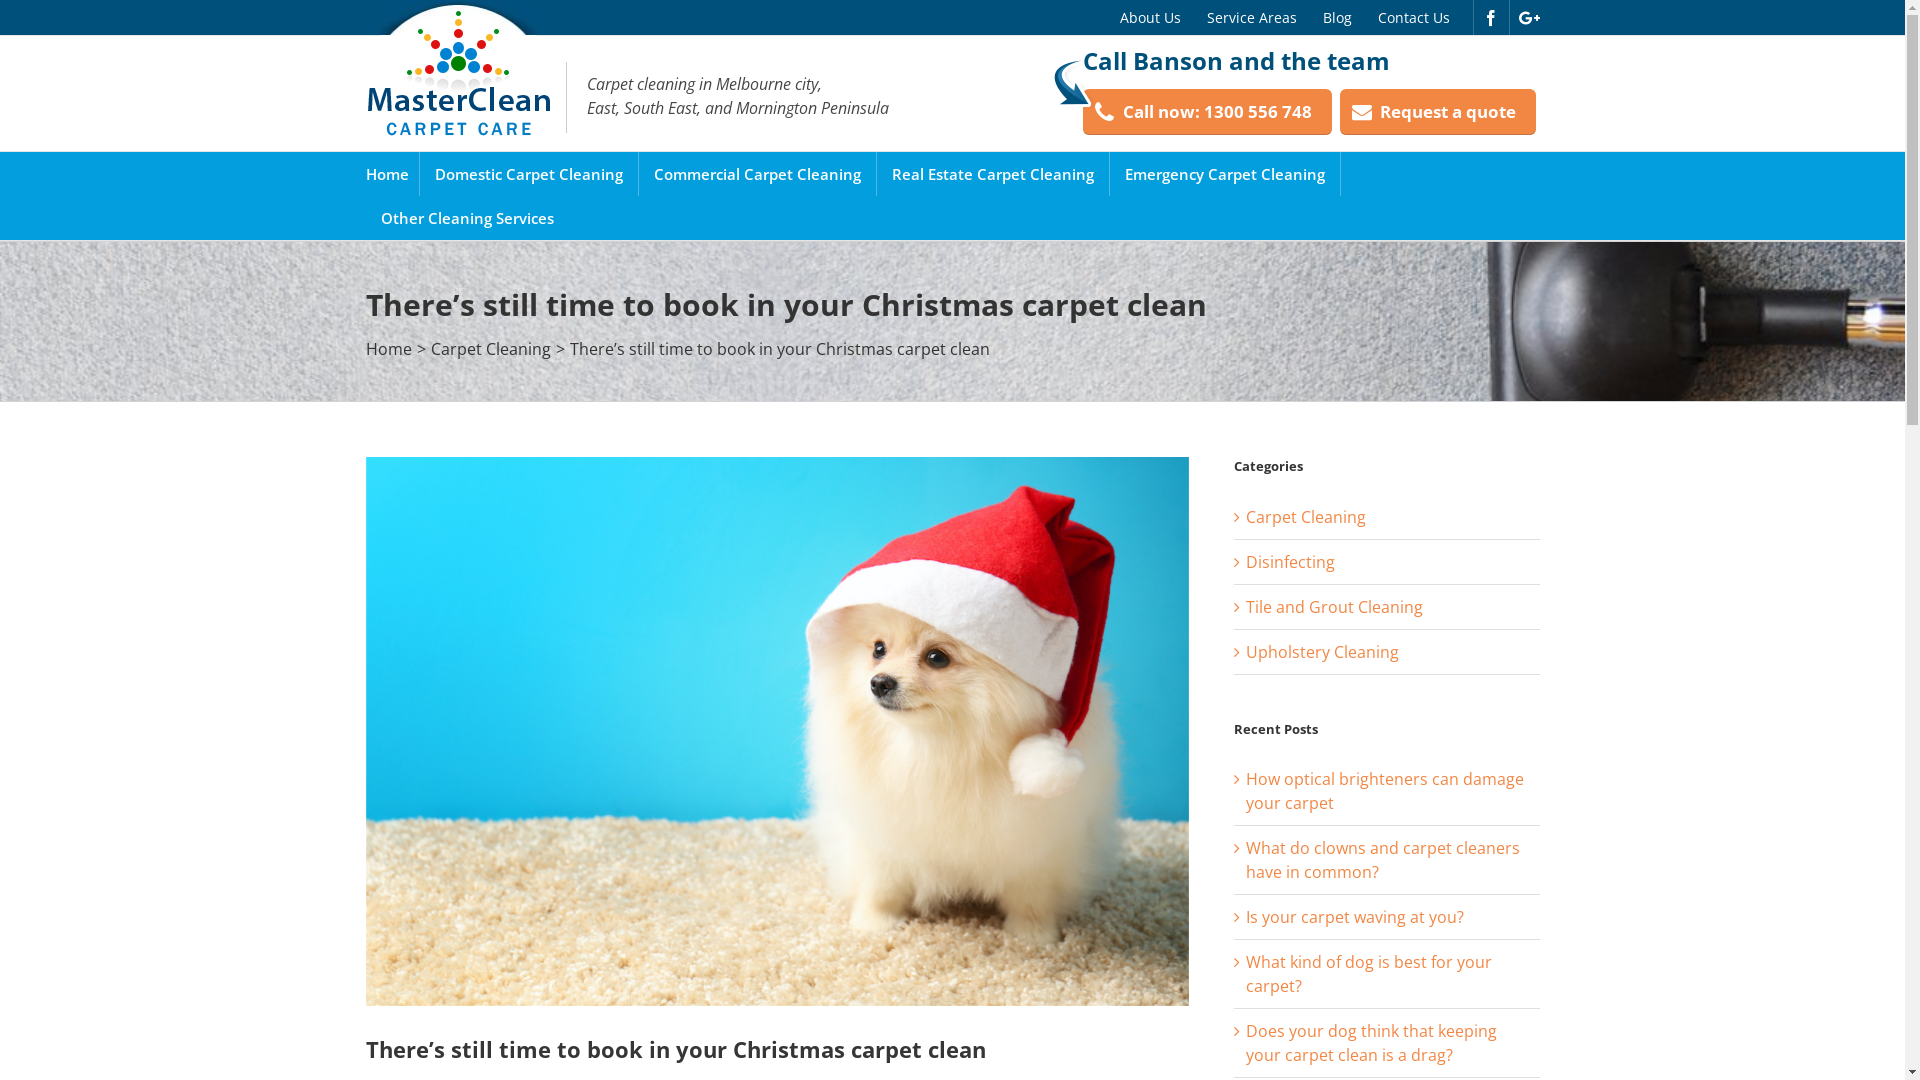 This screenshot has height=1080, width=1920. What do you see at coordinates (432, 172) in the screenshot?
I see `'Domestic Carpet Cleaning'` at bounding box center [432, 172].